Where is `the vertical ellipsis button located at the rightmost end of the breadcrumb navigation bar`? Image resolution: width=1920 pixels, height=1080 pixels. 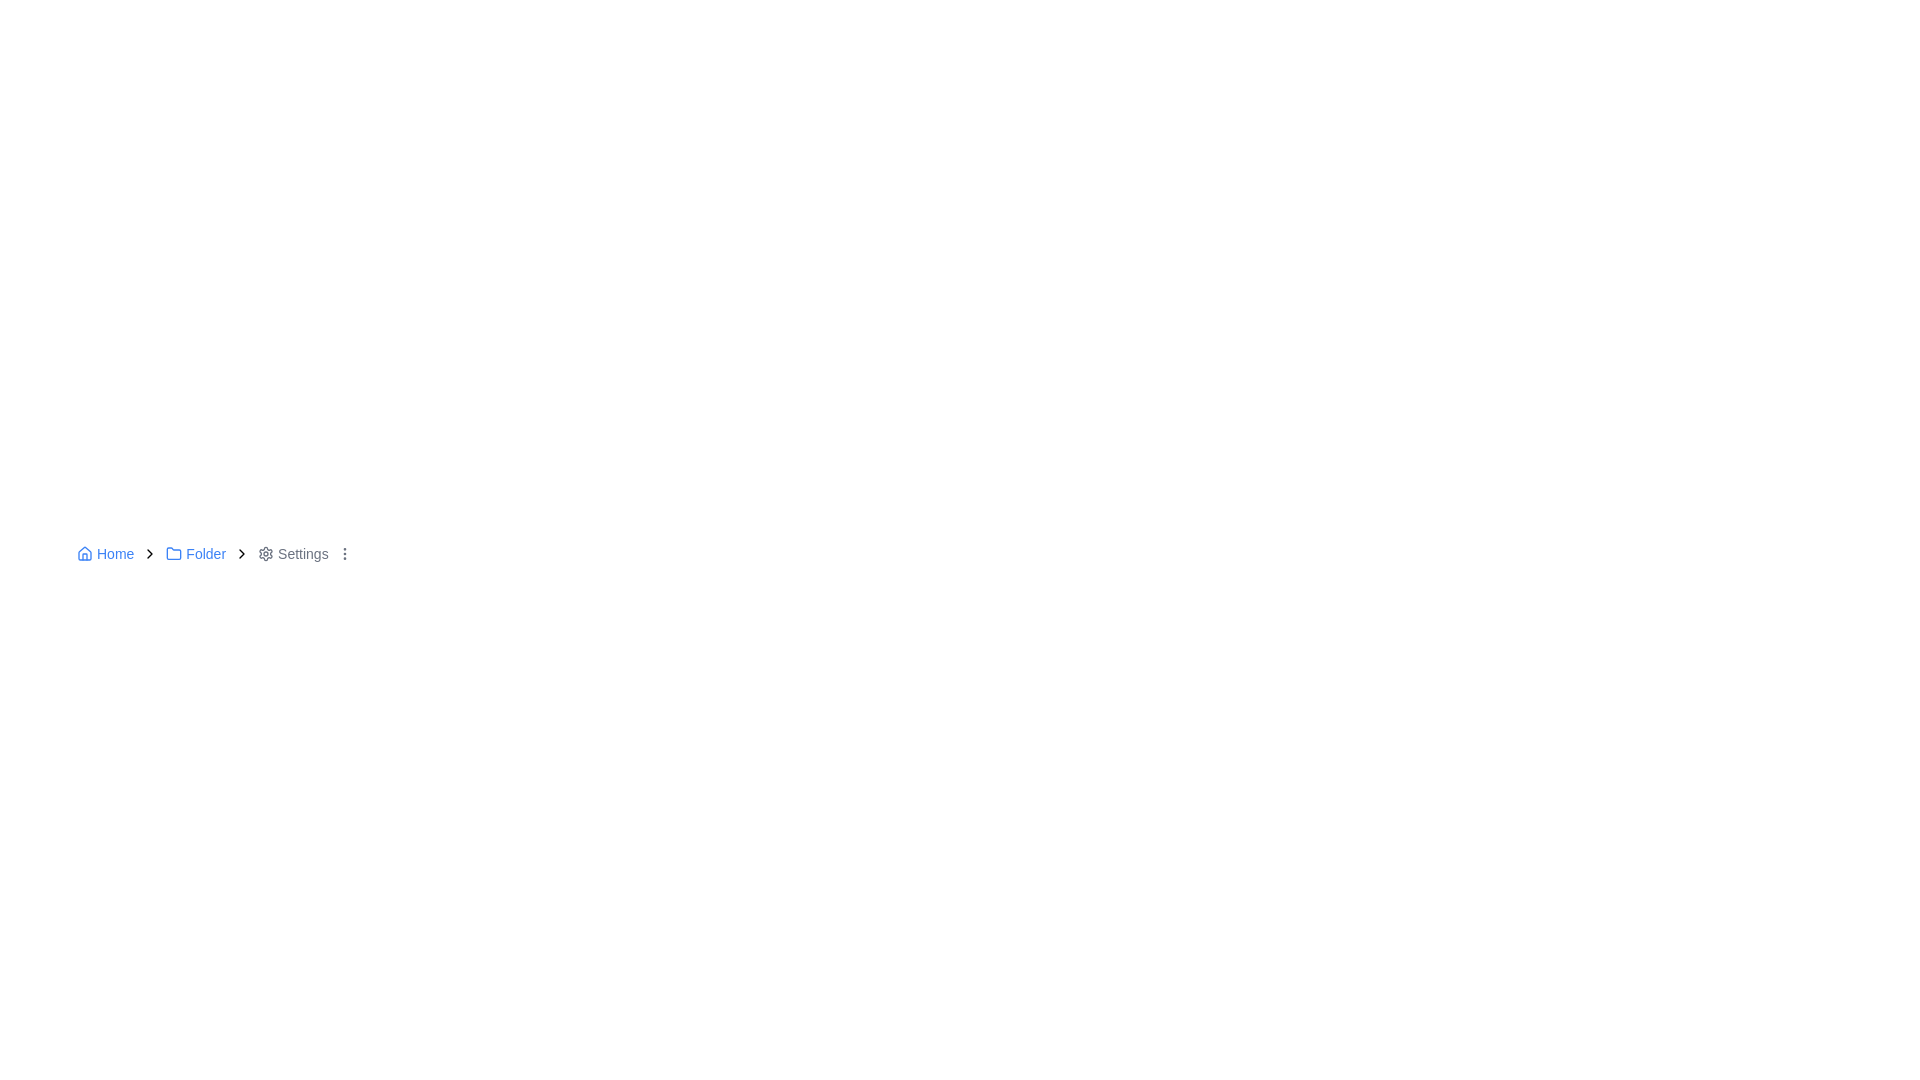 the vertical ellipsis button located at the rightmost end of the breadcrumb navigation bar is located at coordinates (344, 554).